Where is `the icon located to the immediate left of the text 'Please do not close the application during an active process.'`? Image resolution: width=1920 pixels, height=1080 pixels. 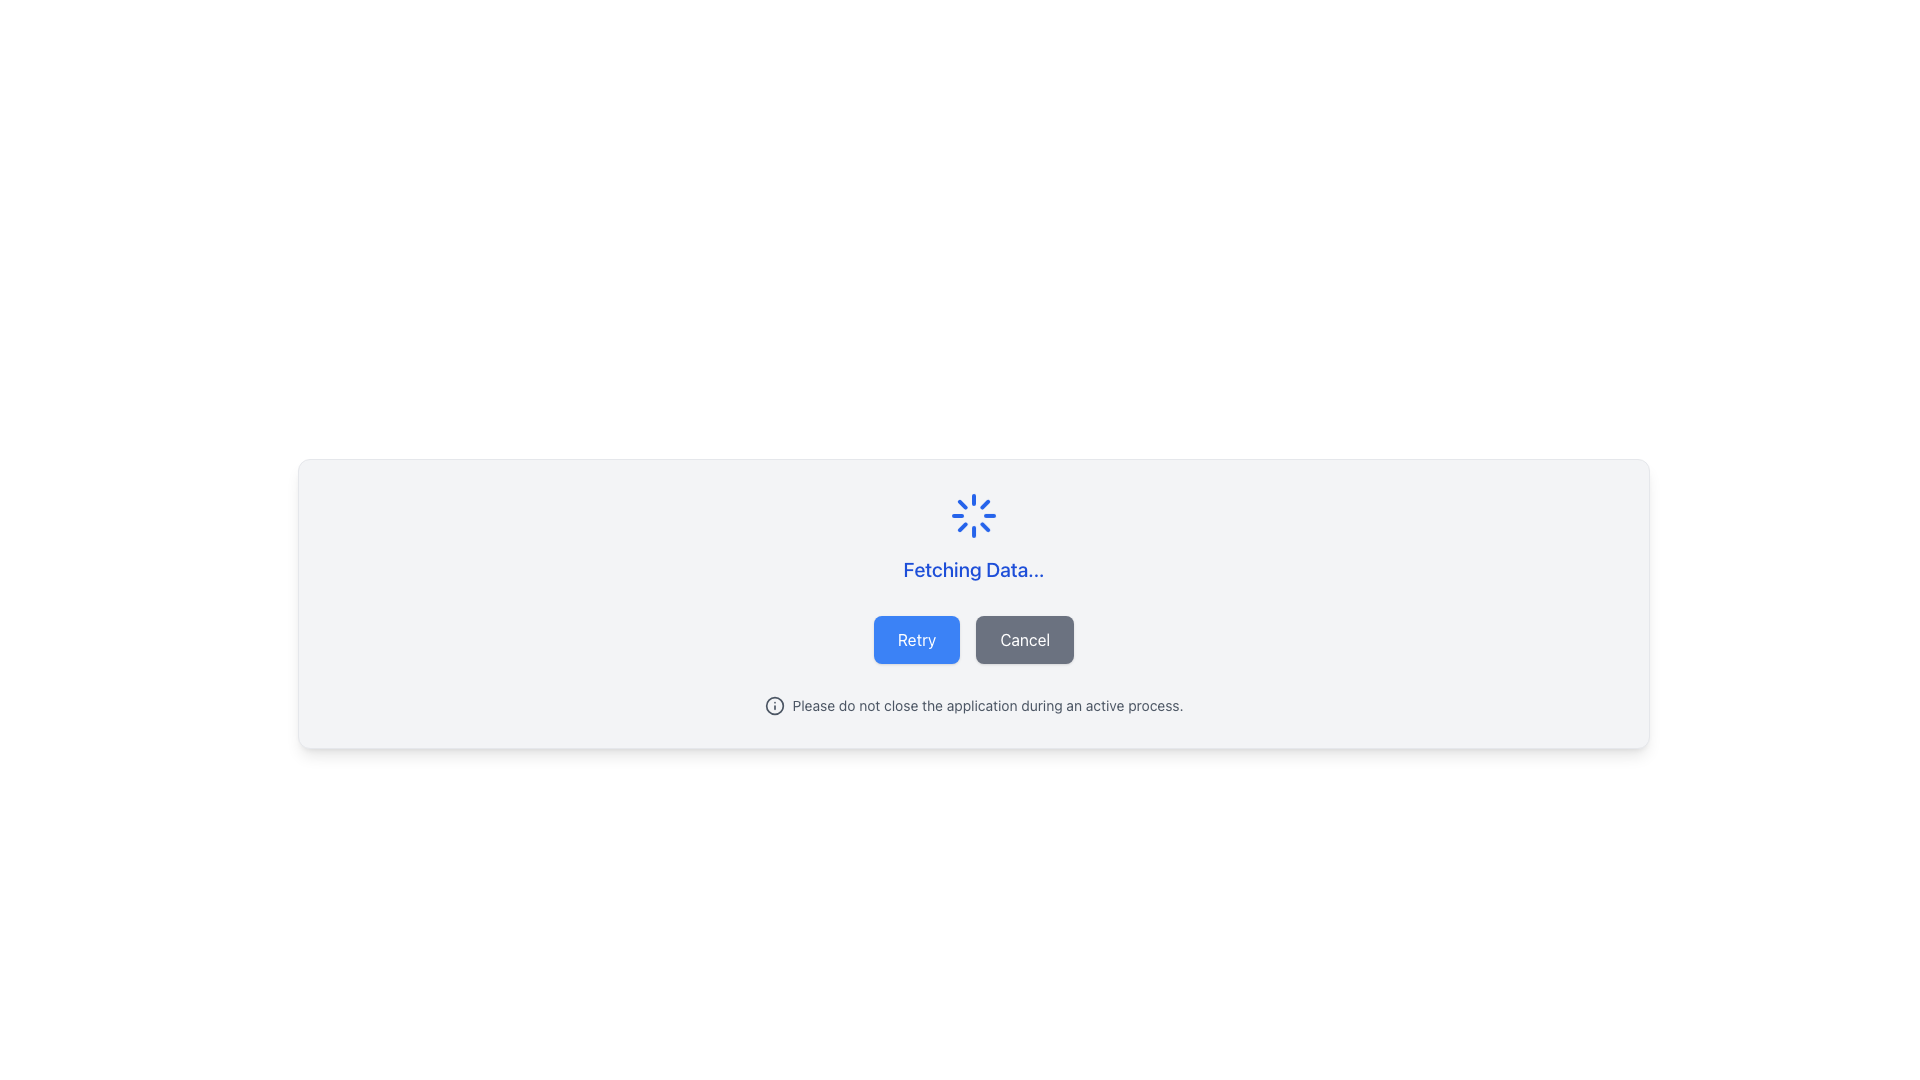
the icon located to the immediate left of the text 'Please do not close the application during an active process.' is located at coordinates (773, 704).